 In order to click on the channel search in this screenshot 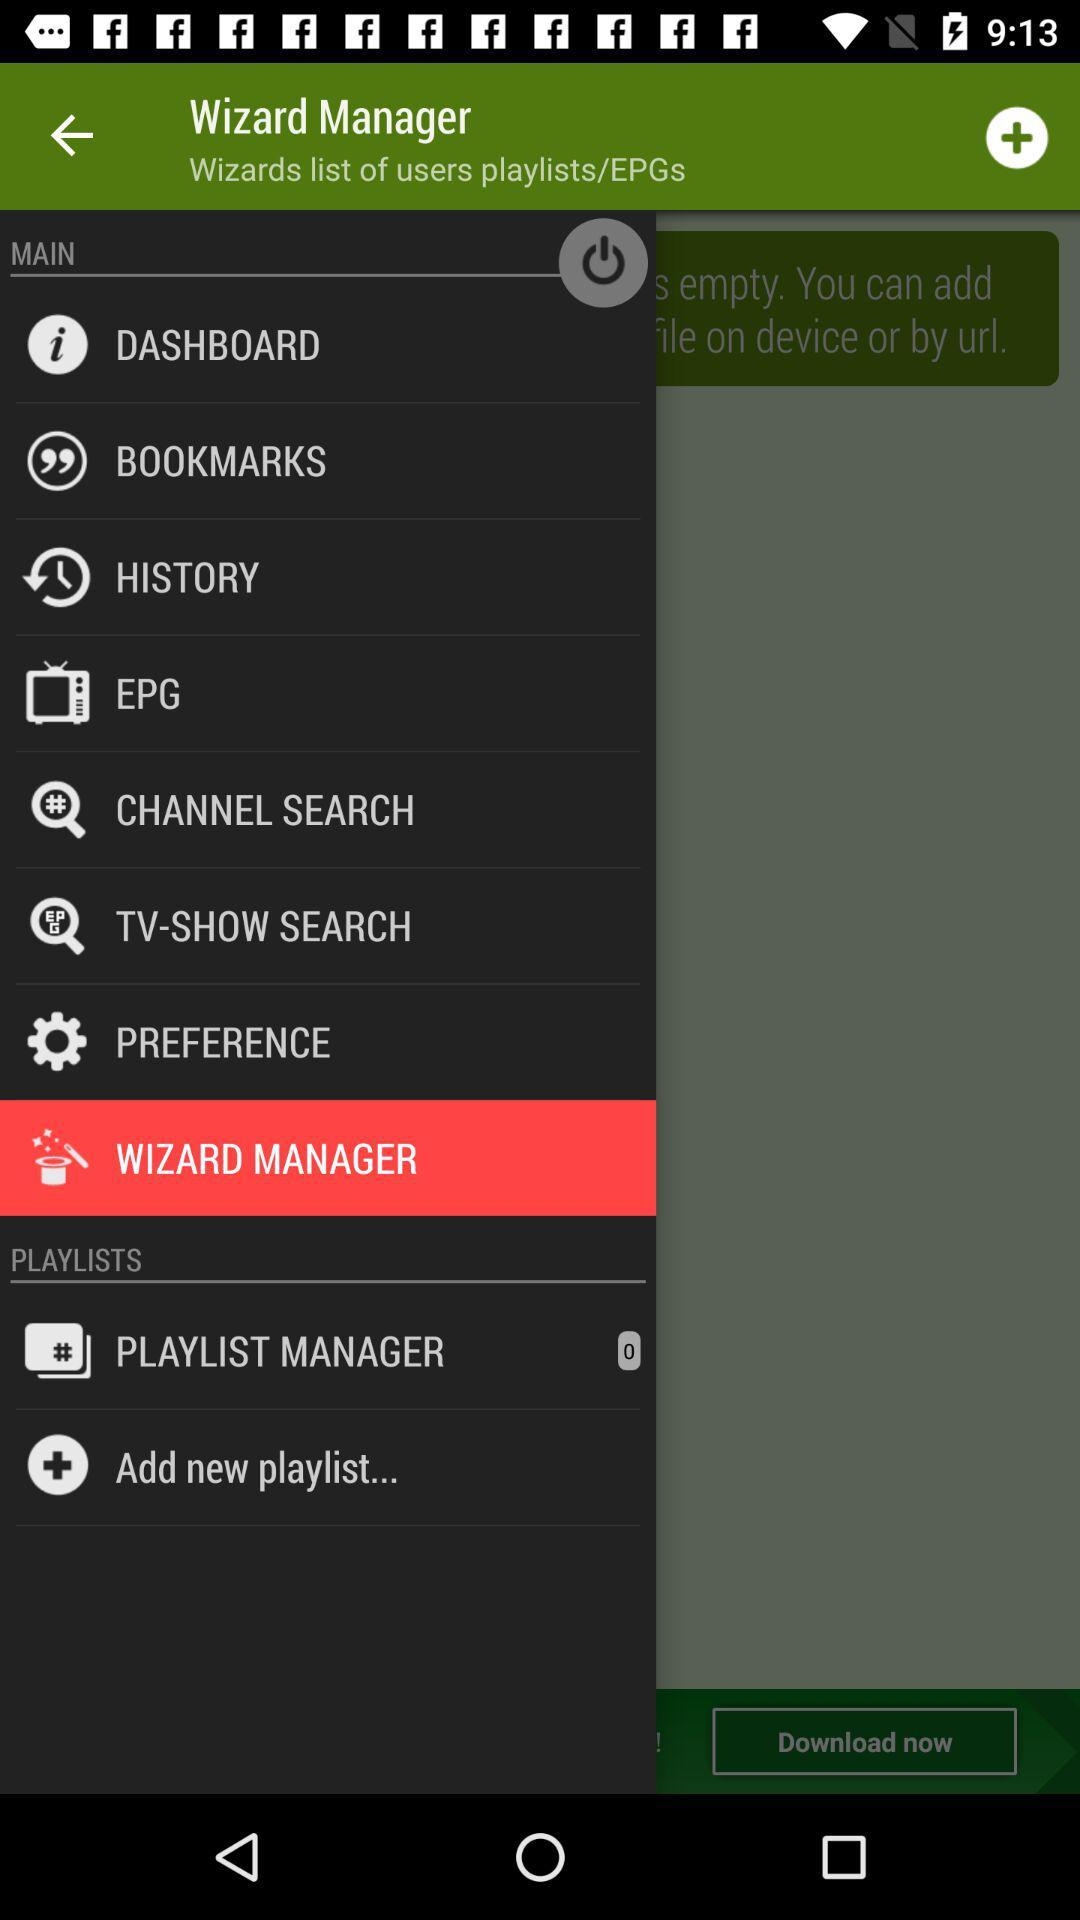, I will do `click(264, 808)`.